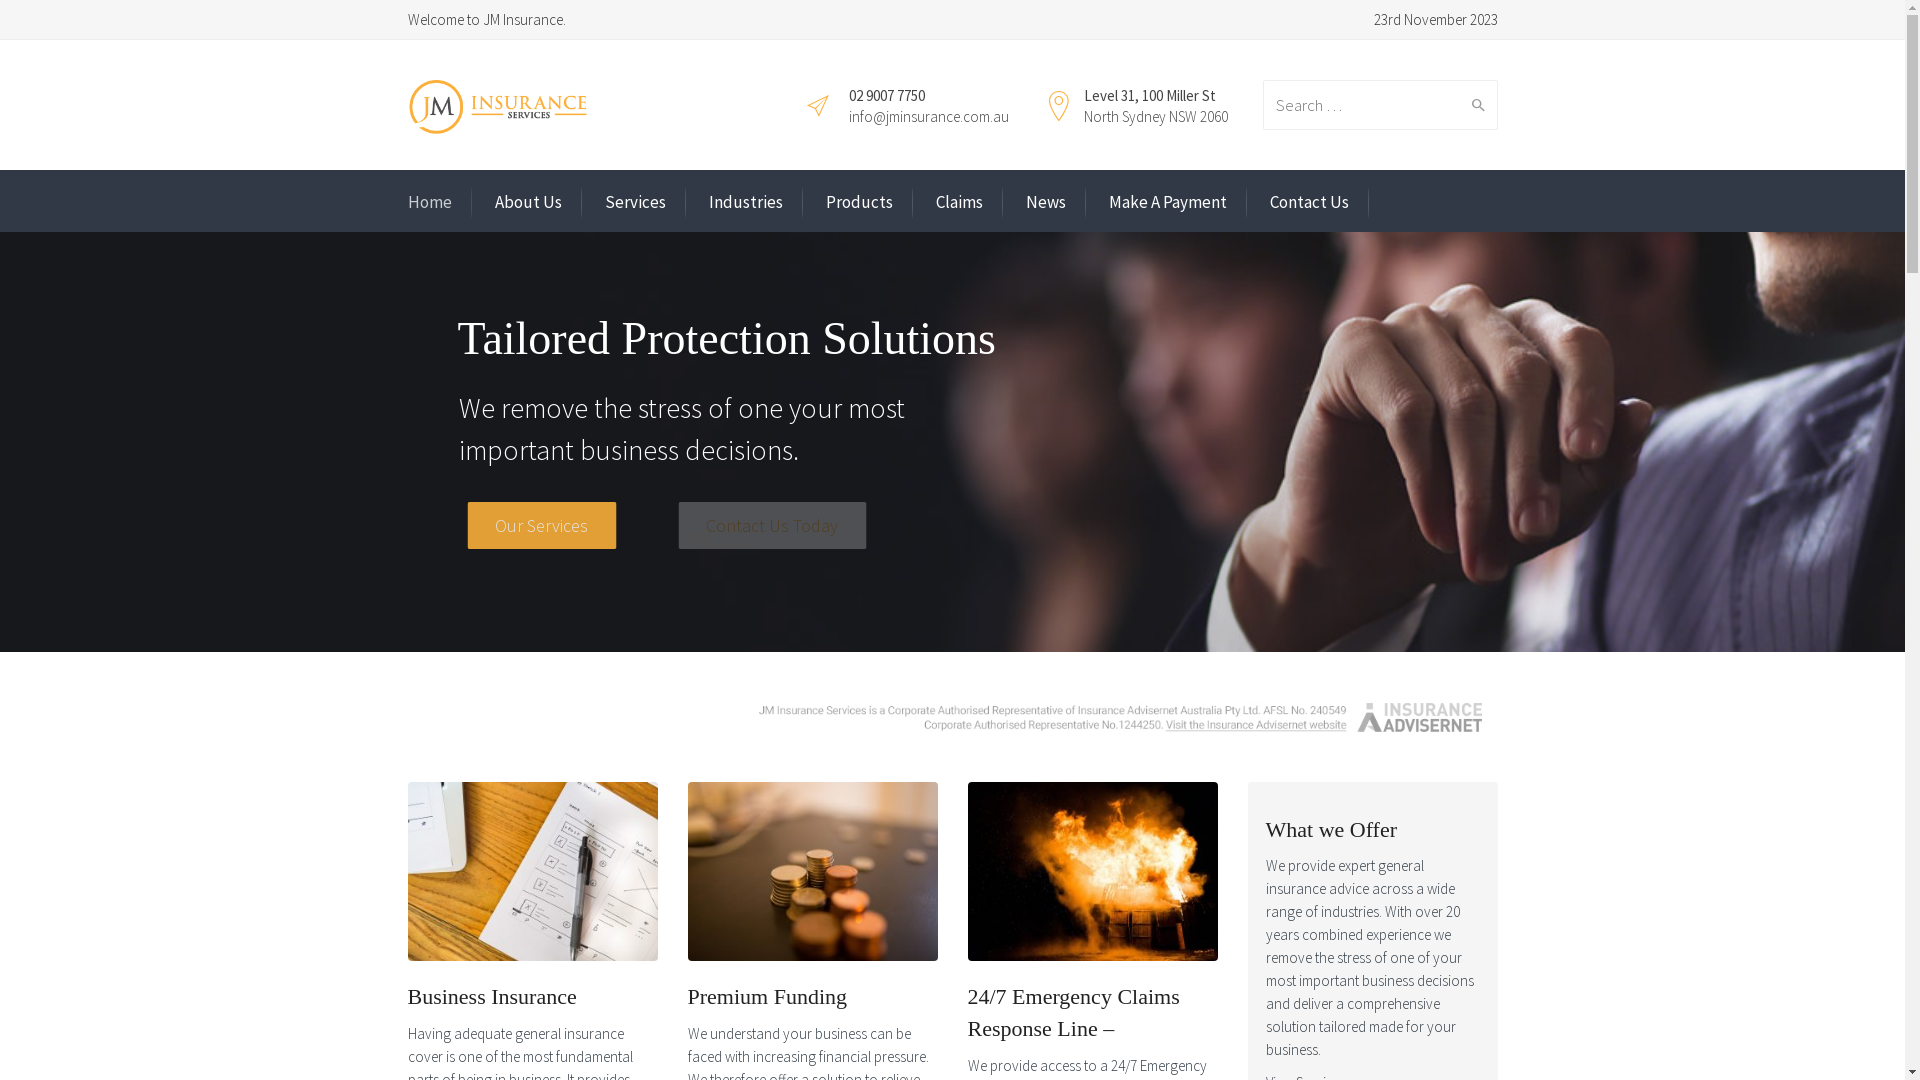 This screenshot has height=1080, width=1920. Describe the element at coordinates (743, 202) in the screenshot. I see `'Industries'` at that location.